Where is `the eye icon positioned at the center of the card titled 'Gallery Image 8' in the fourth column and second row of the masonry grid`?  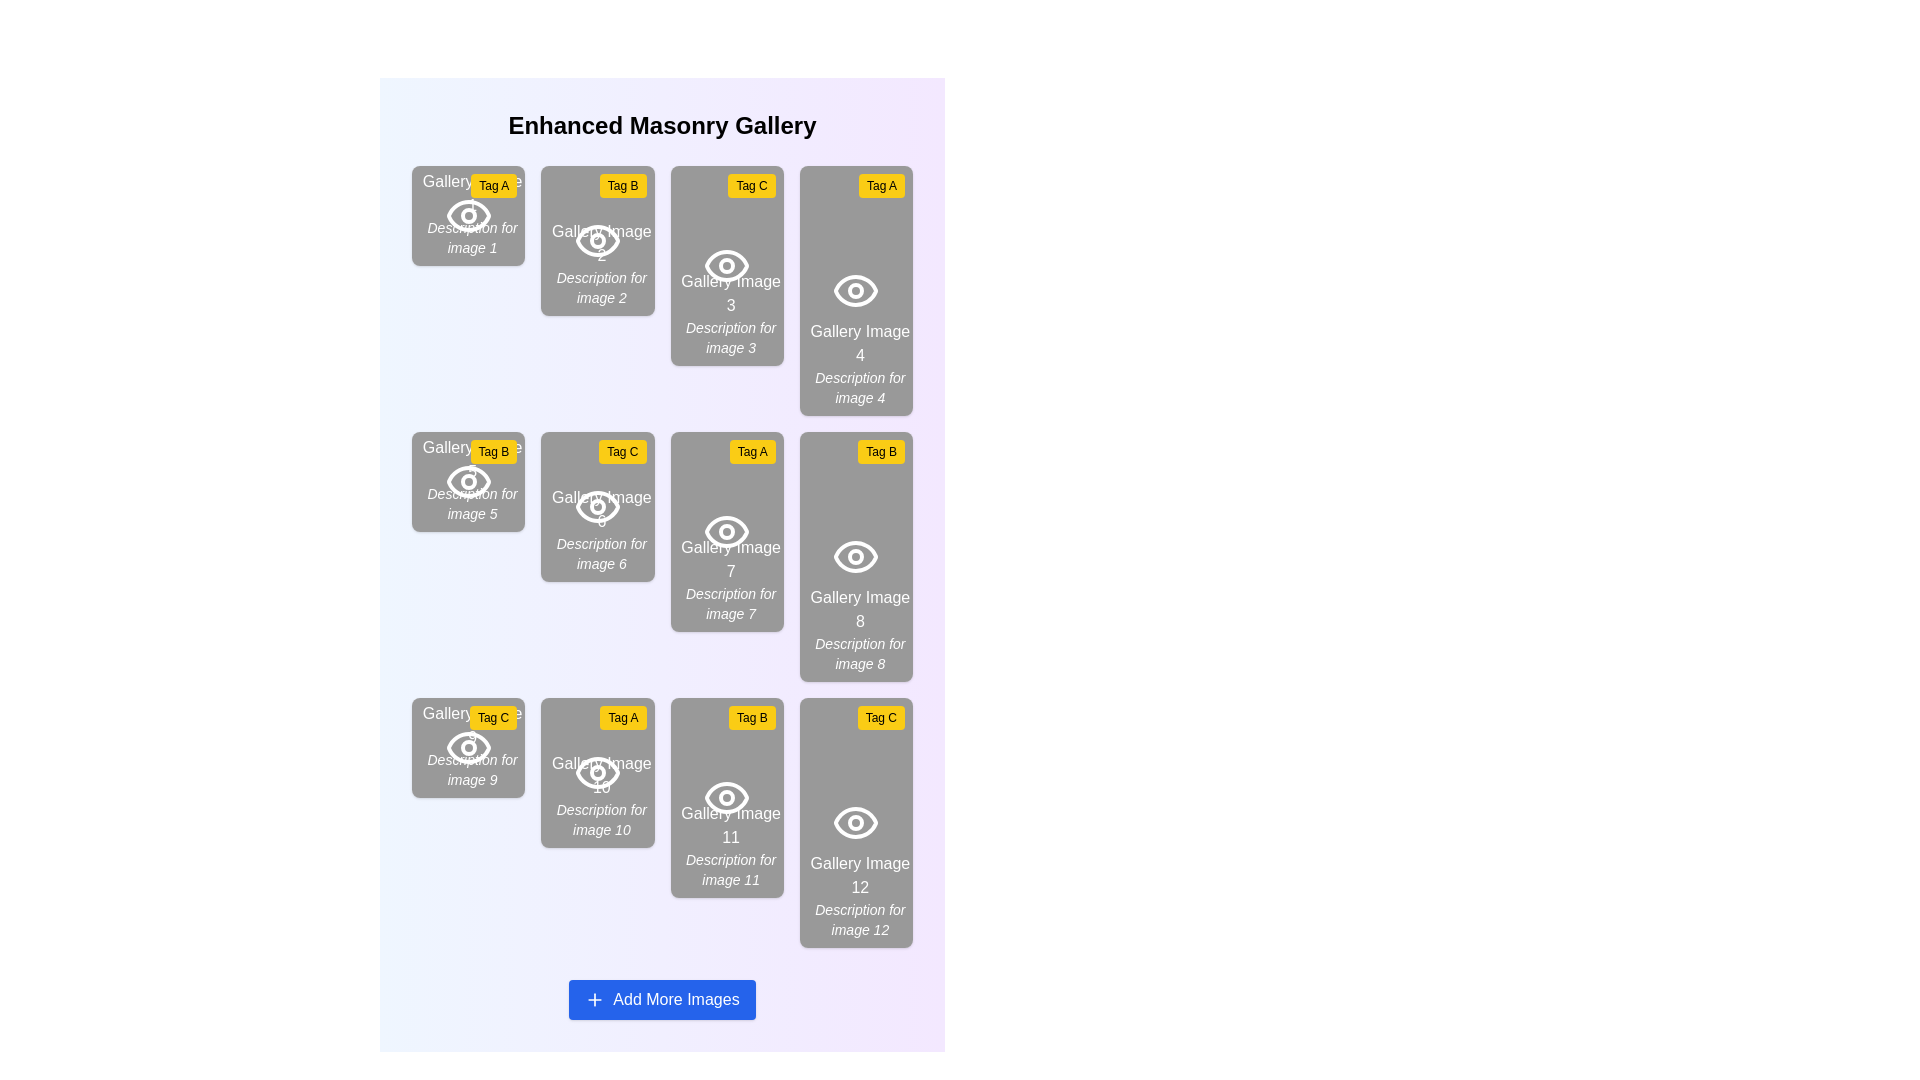 the eye icon positioned at the center of the card titled 'Gallery Image 8' in the fourth column and second row of the masonry grid is located at coordinates (856, 556).